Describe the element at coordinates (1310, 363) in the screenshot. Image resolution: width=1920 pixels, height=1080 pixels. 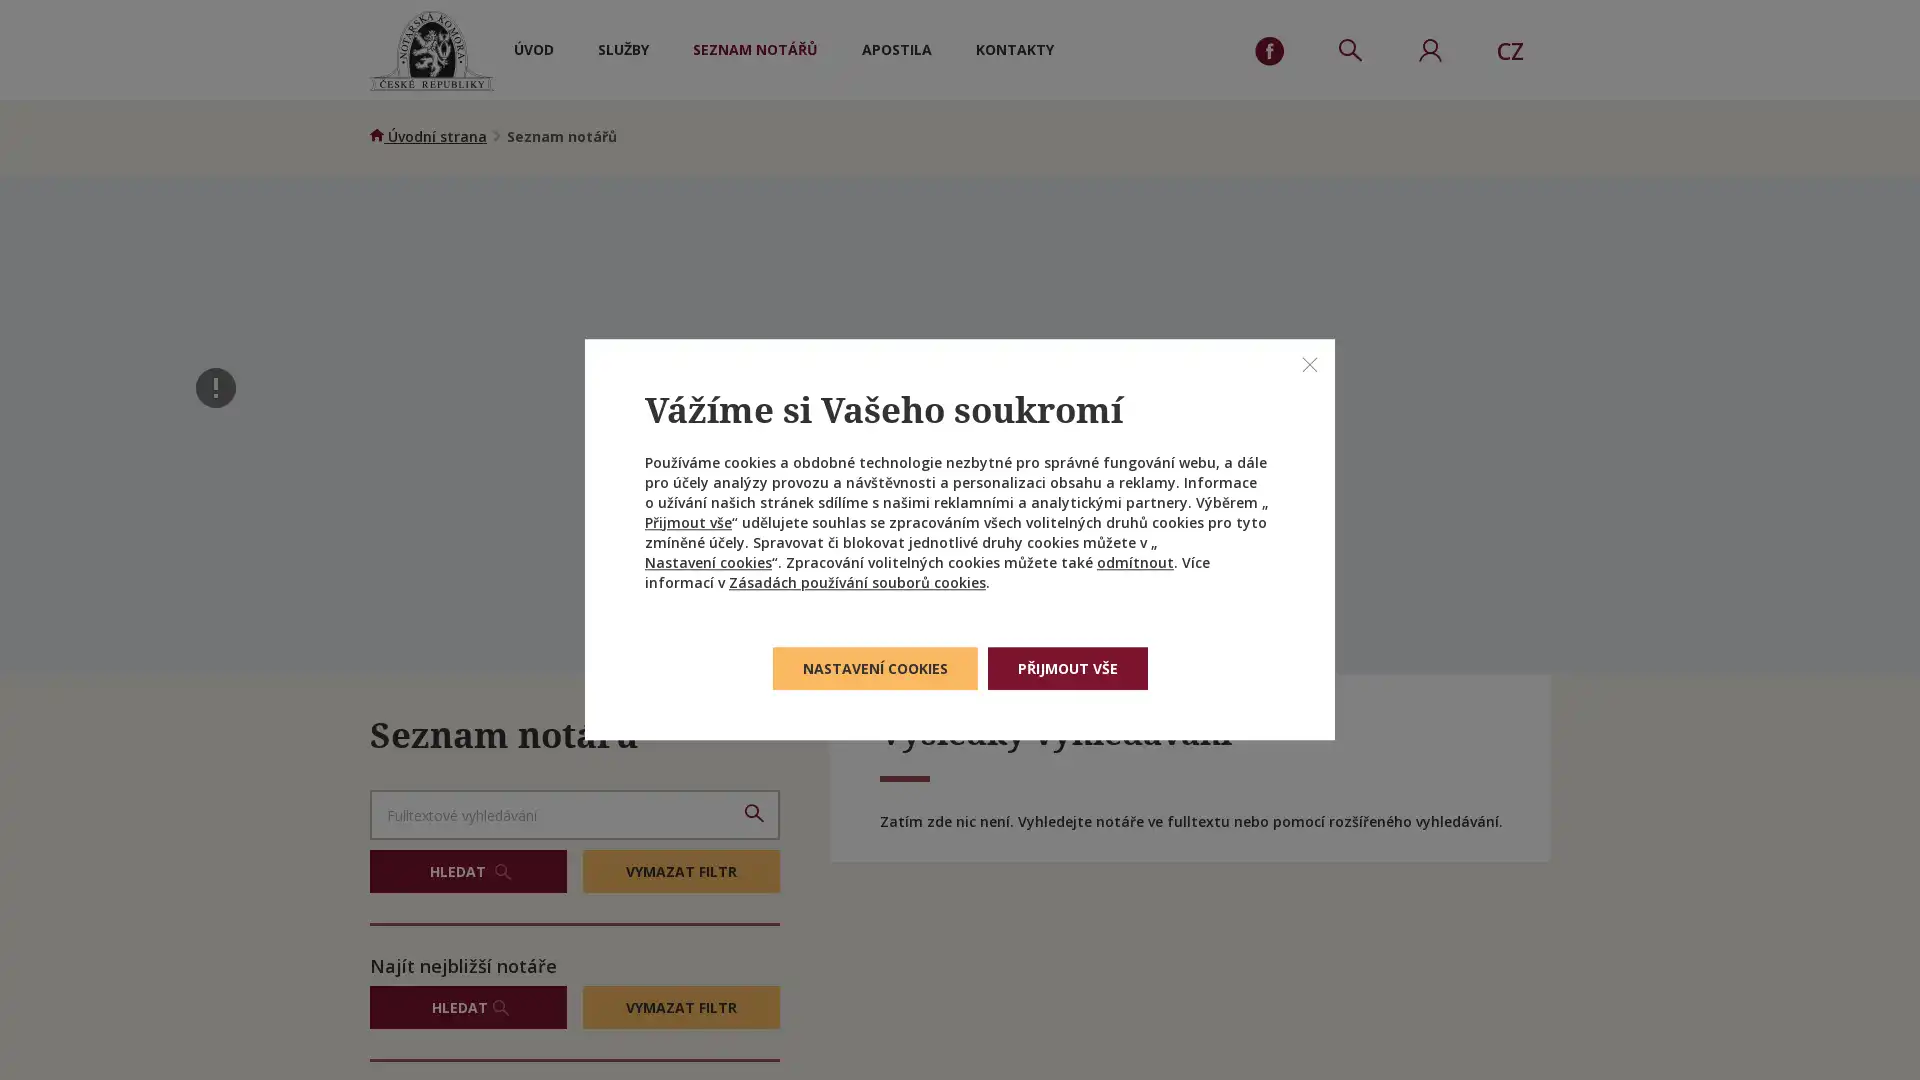
I see `Zavrit` at that location.